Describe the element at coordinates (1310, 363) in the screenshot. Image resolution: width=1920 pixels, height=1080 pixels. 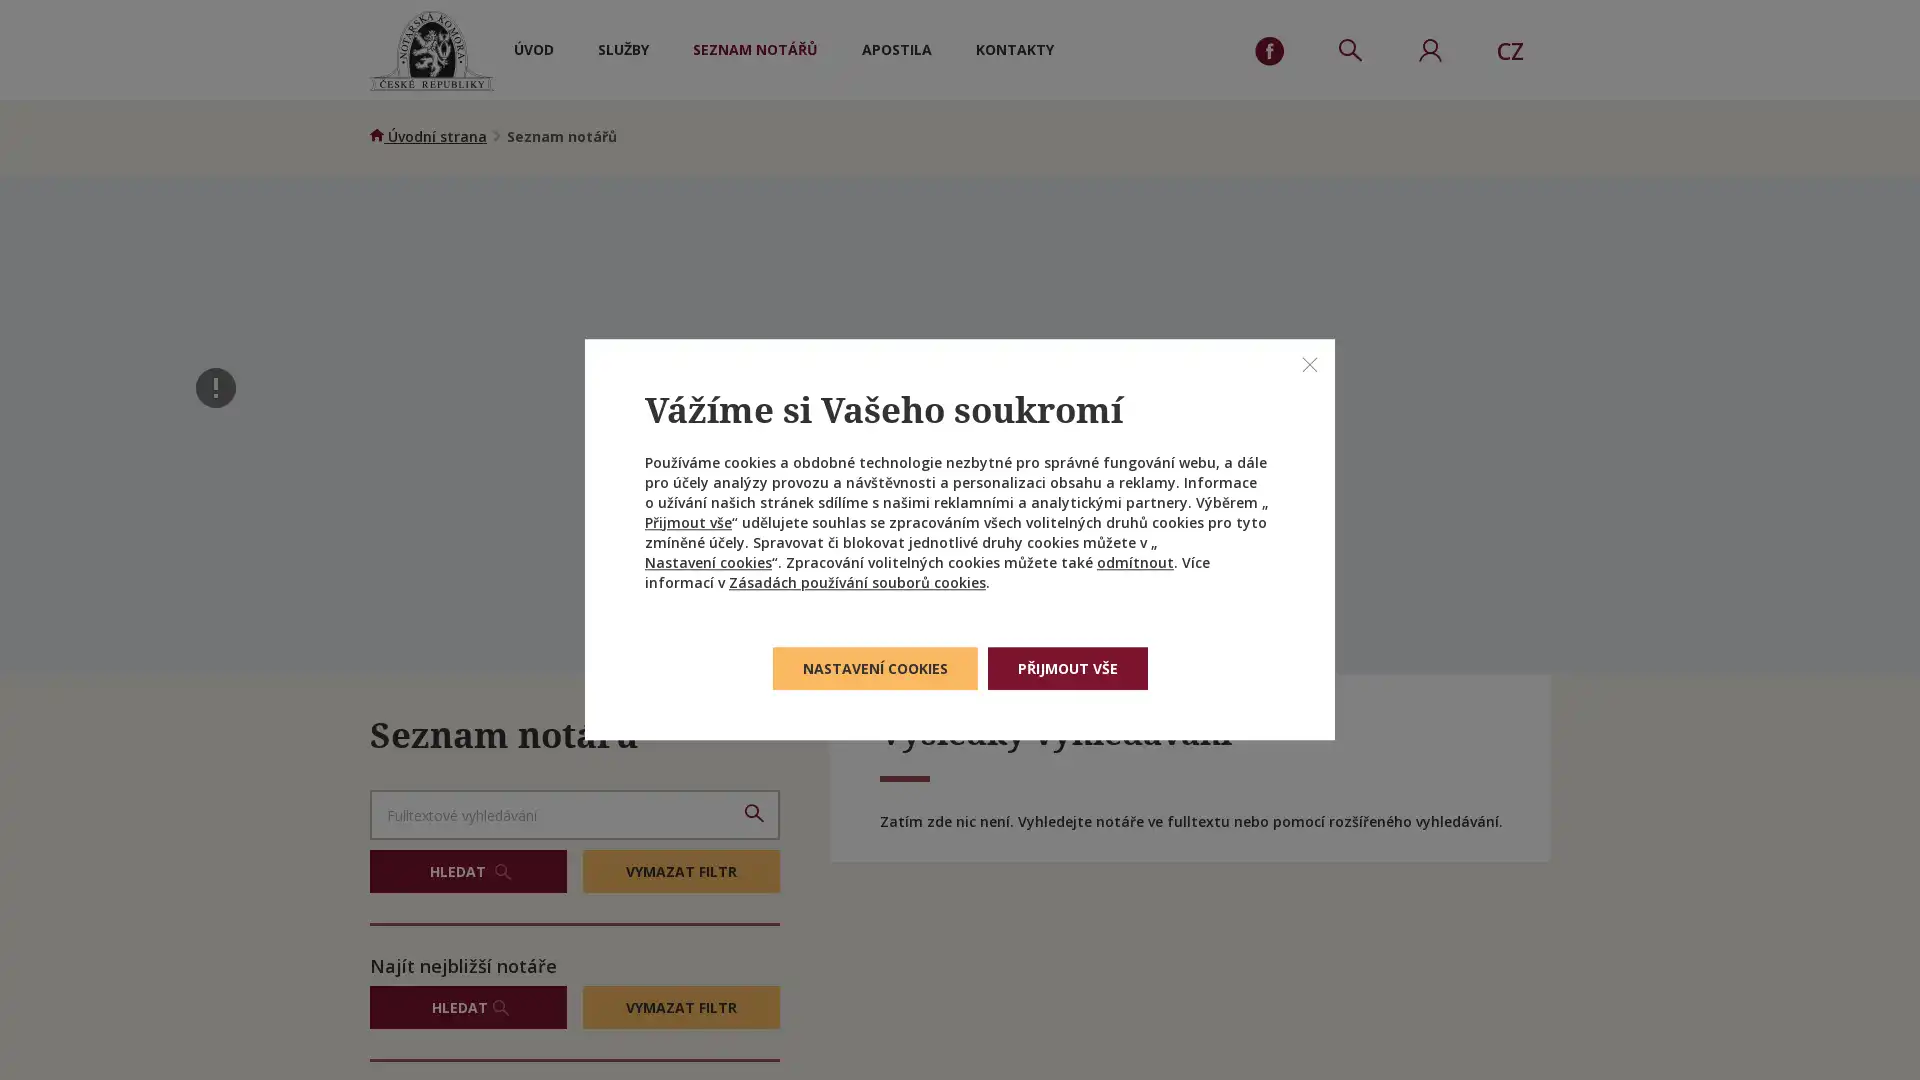
I see `Zavrit` at that location.